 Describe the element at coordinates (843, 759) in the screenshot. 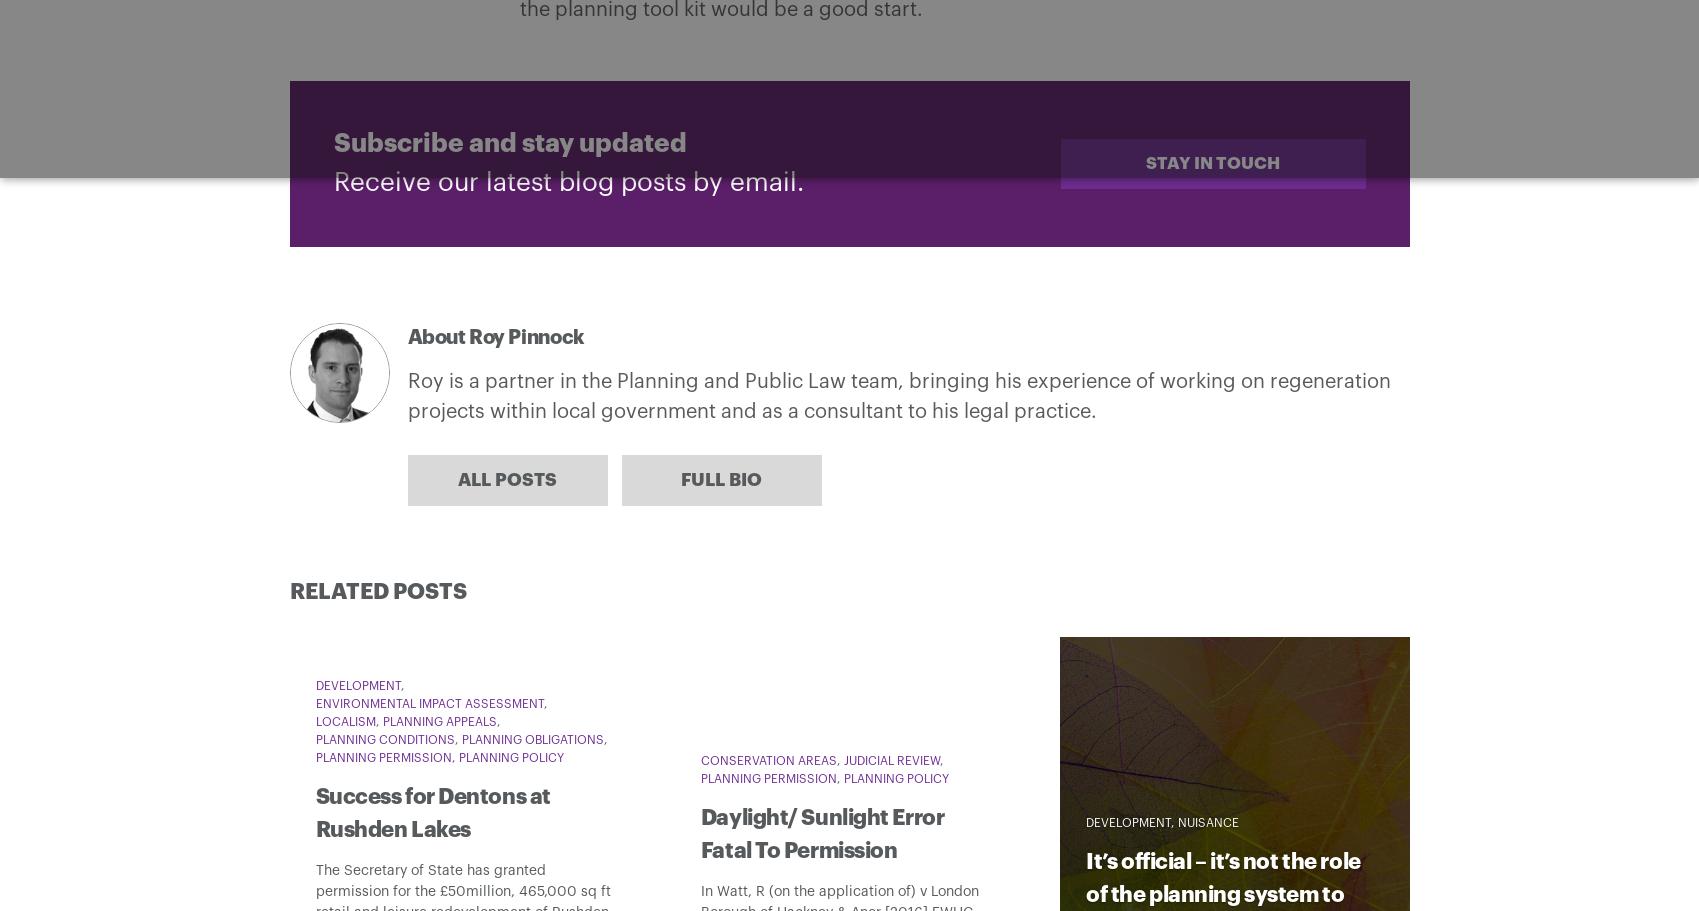

I see `'Judicial Review'` at that location.